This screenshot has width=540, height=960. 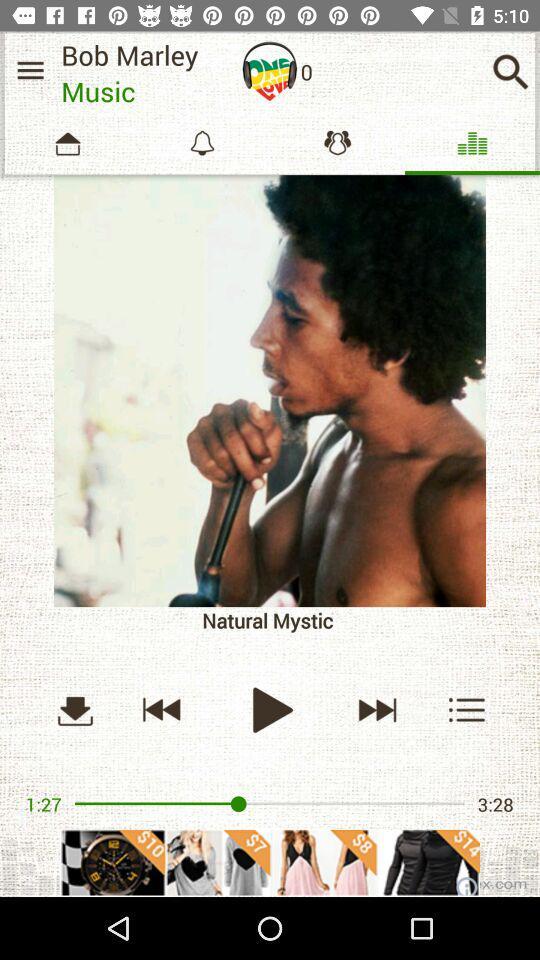 I want to click on download button, so click(x=74, y=709).